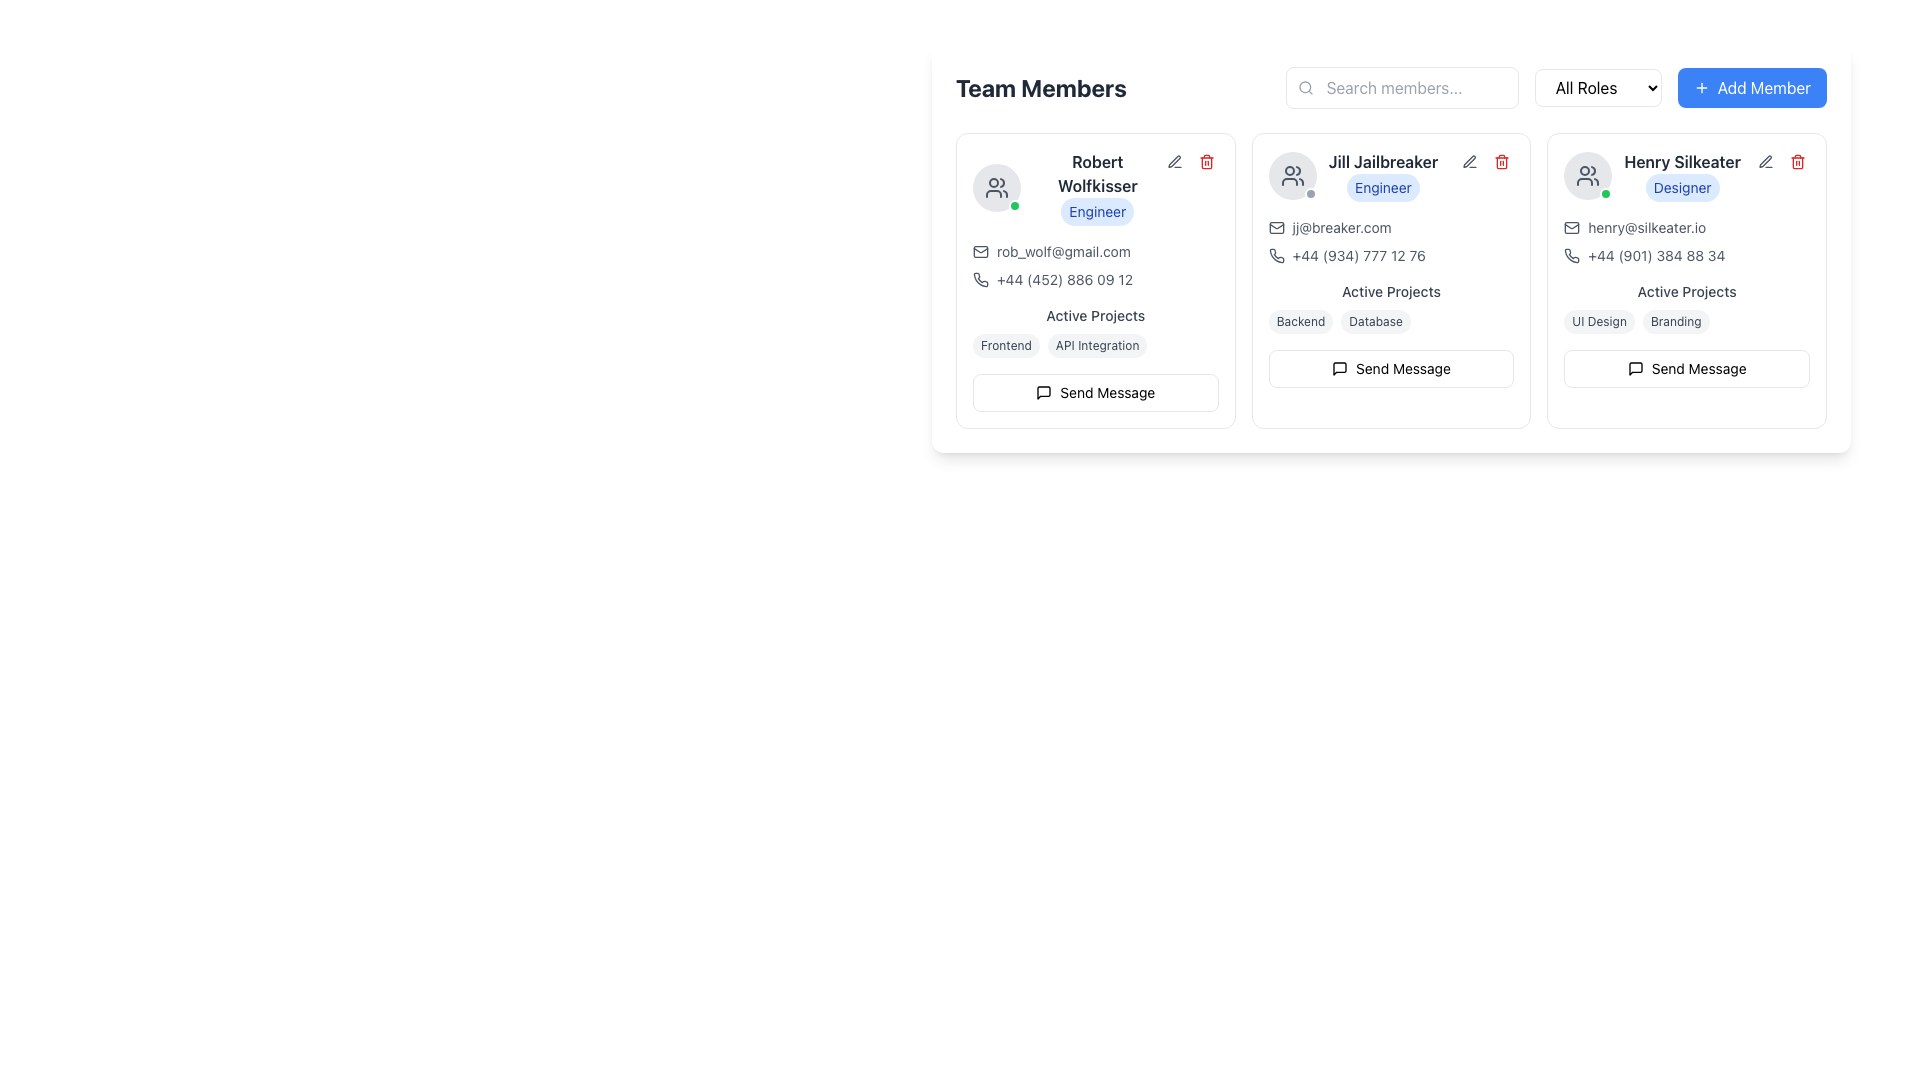  What do you see at coordinates (1382, 188) in the screenshot?
I see `the Badge representing Jill Jailbreaker's role within the team, located in the middle-right card underneath her name` at bounding box center [1382, 188].